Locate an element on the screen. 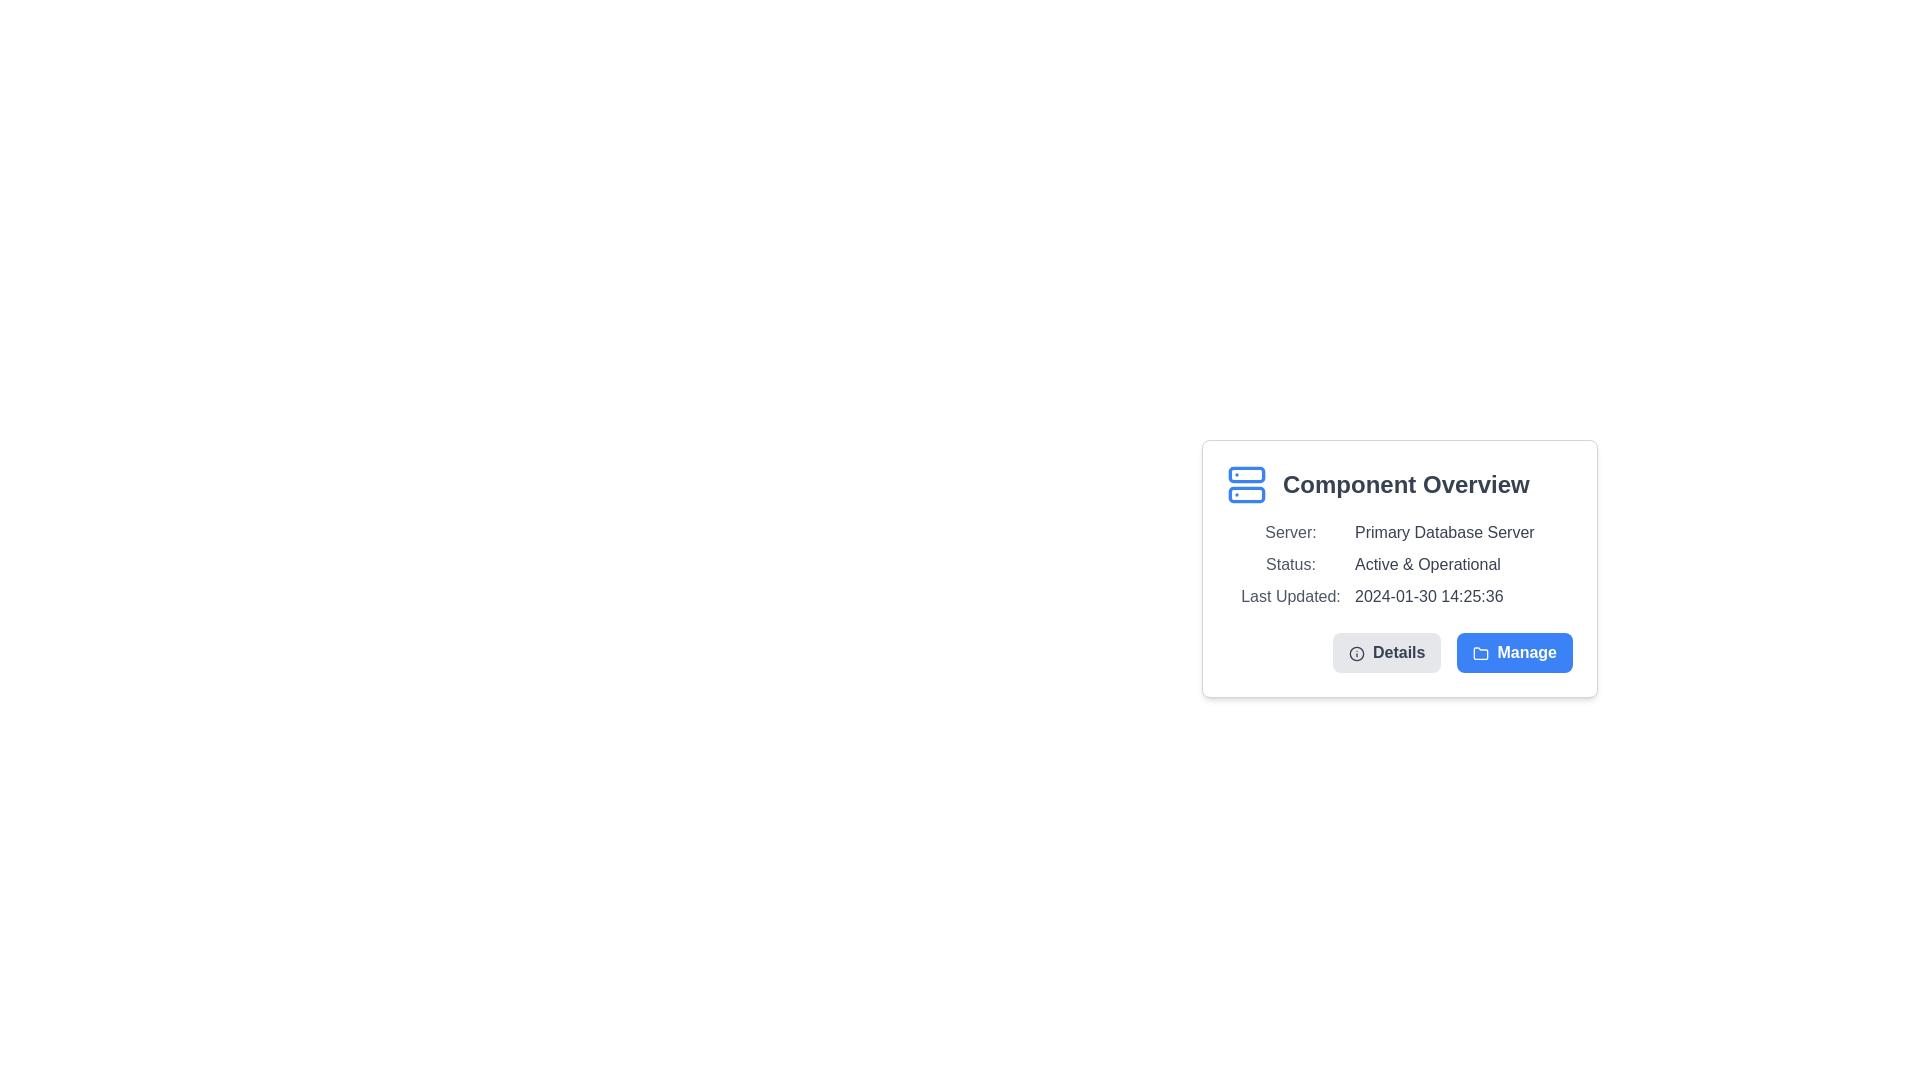 Image resolution: width=1920 pixels, height=1080 pixels. the circular graphic element located in the 'Component Overview' card, which is a filled circle with a thin outer ring, positioned at the top left of the interface is located at coordinates (1356, 653).